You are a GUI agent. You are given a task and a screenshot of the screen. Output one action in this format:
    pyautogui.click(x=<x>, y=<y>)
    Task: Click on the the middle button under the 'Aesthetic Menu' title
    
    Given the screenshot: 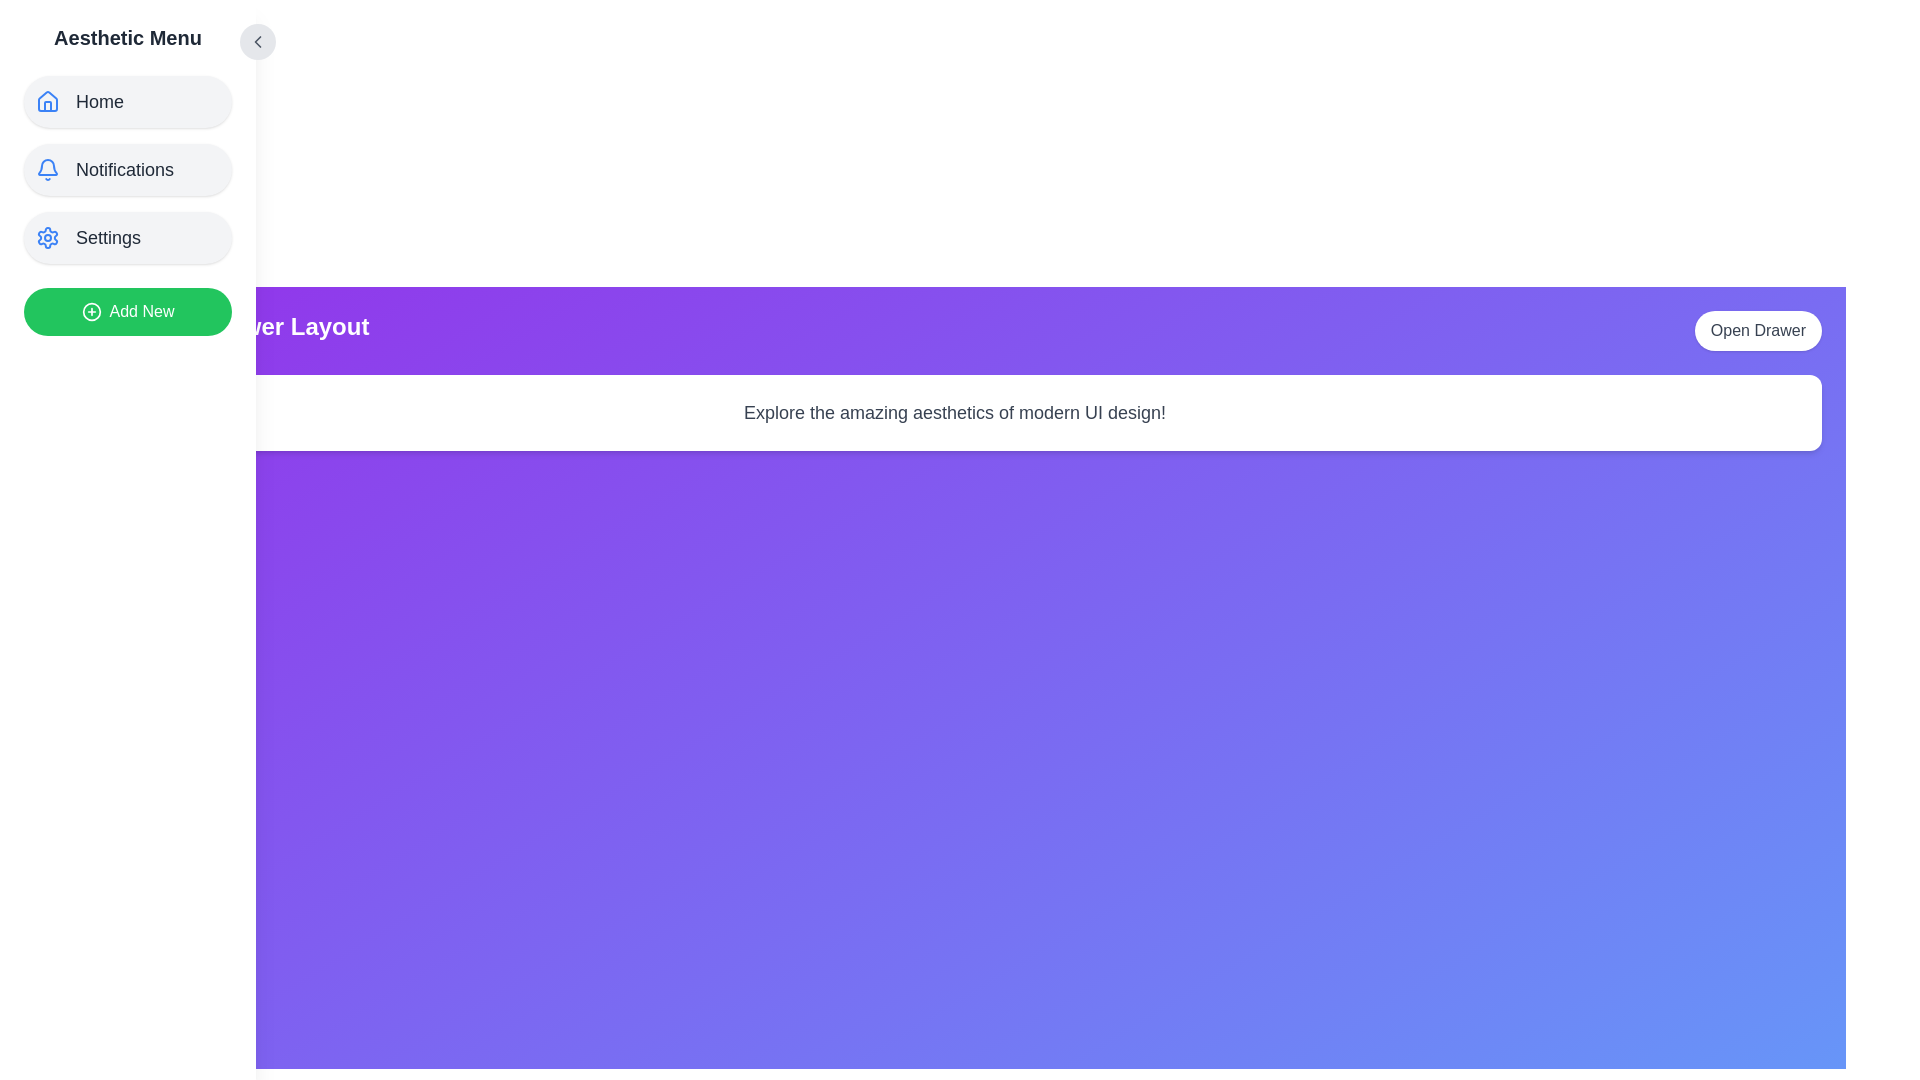 What is the action you would take?
    pyautogui.click(x=127, y=168)
    